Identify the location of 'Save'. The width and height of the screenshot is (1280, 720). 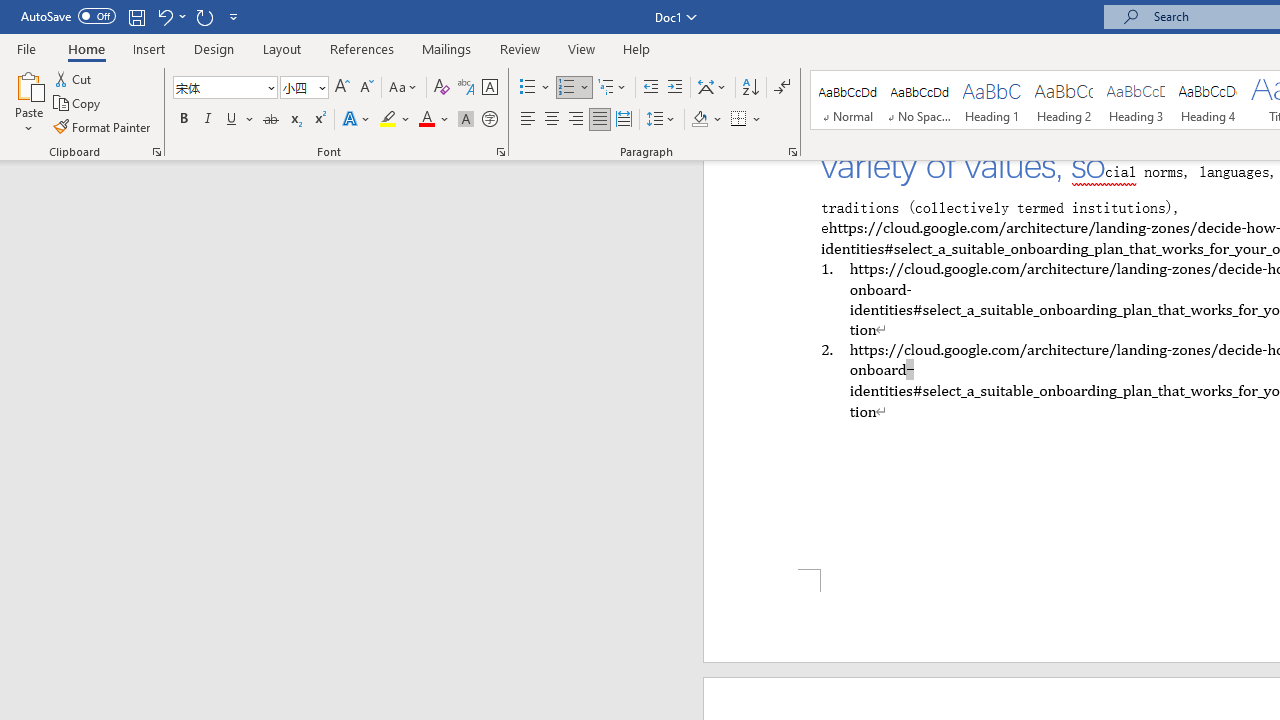
(135, 16).